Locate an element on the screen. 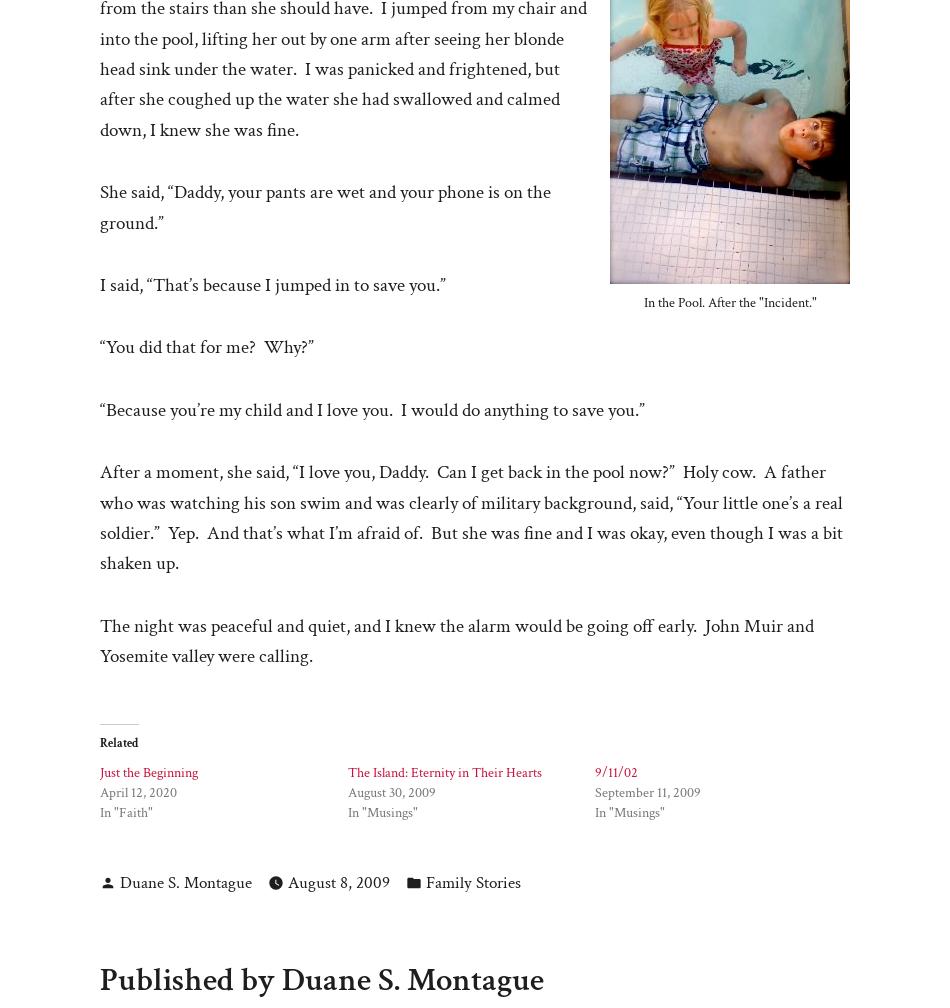 The width and height of the screenshot is (950, 1008). 'She said, “Daddy, your pants are wet and your phone is on the ground.”' is located at coordinates (324, 207).